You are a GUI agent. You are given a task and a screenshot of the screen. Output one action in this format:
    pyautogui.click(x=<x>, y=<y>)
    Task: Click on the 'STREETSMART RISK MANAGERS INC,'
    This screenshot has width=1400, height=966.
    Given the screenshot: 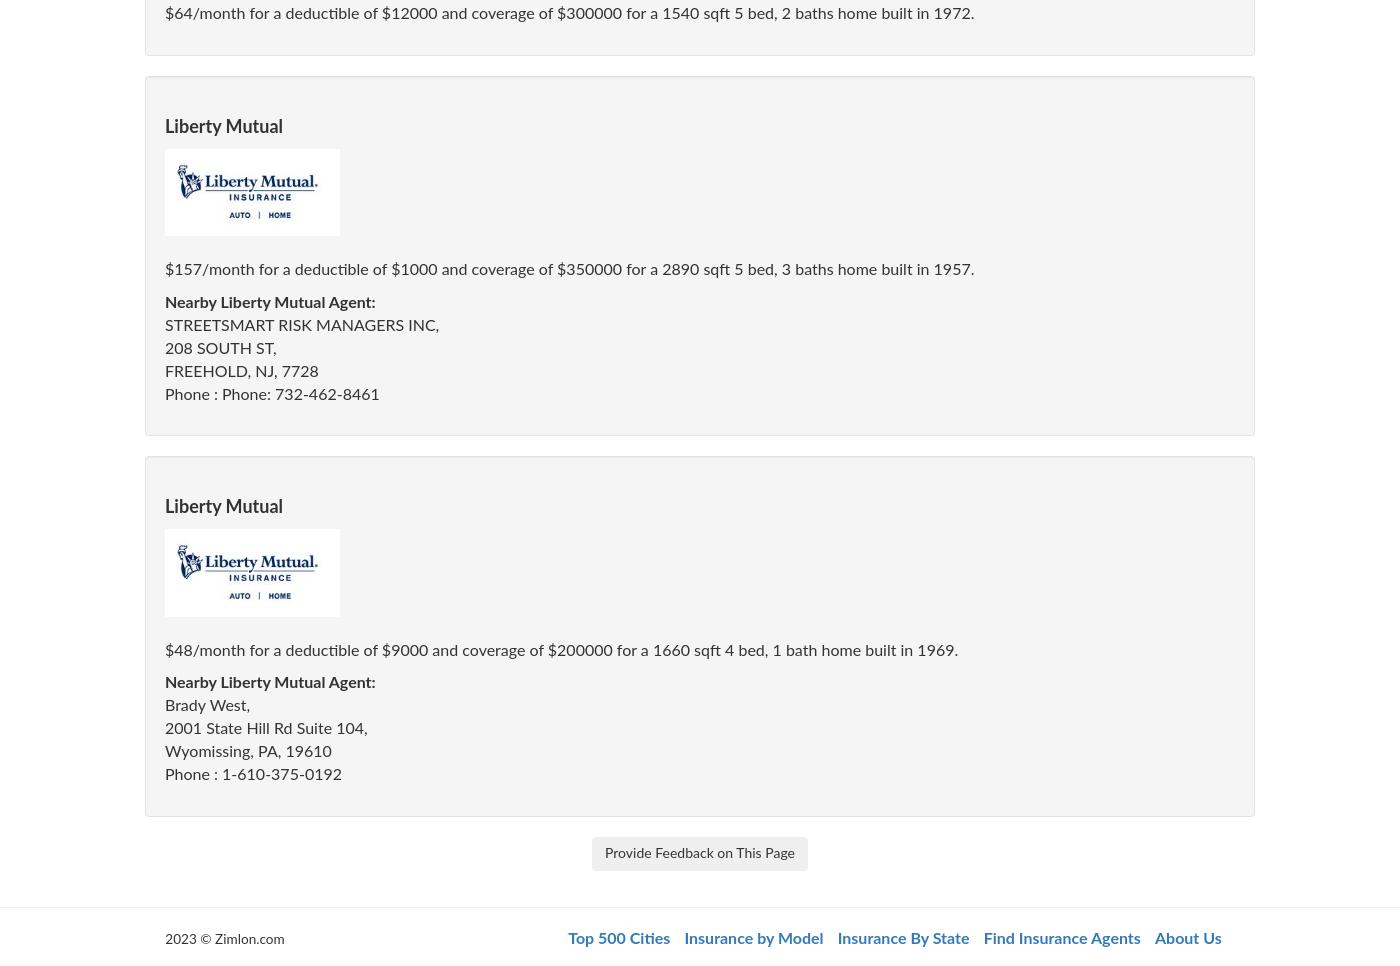 What is the action you would take?
    pyautogui.click(x=165, y=326)
    